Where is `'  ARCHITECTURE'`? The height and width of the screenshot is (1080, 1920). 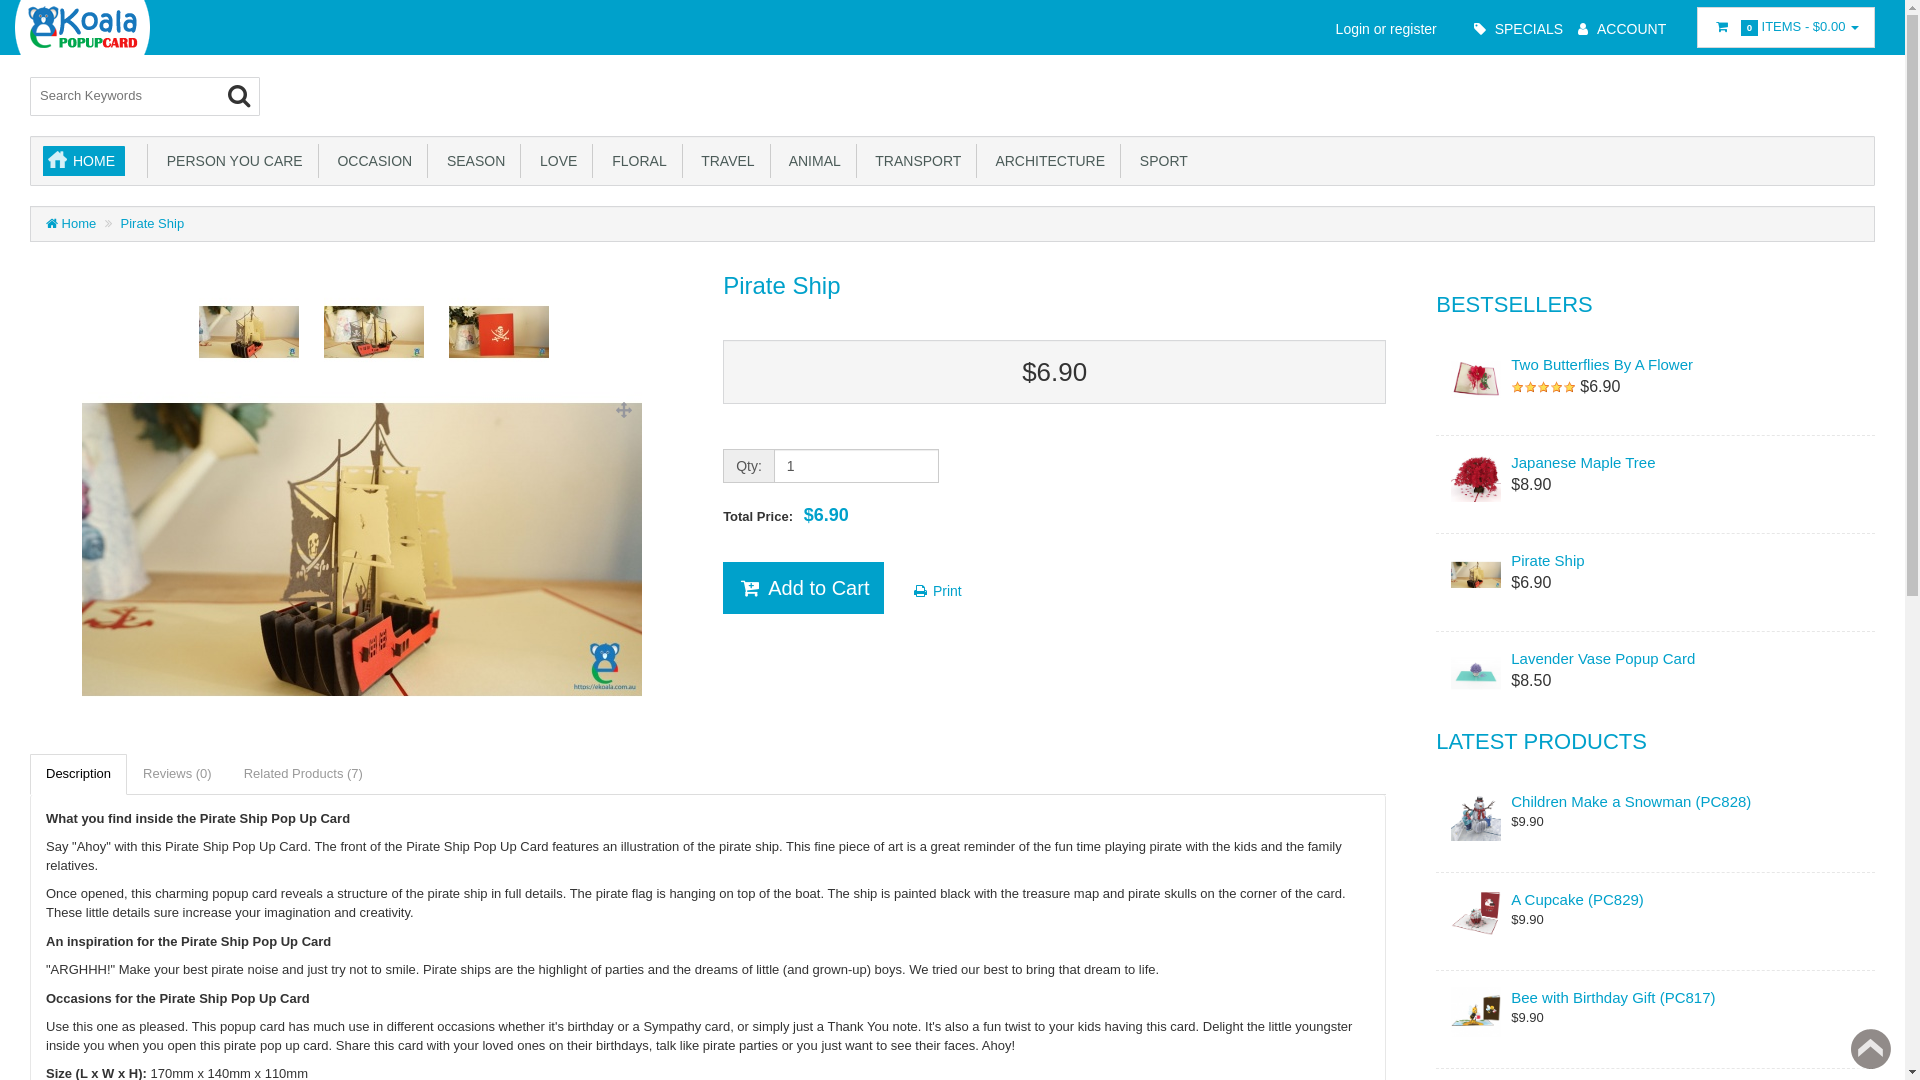
'  ARCHITECTURE' is located at coordinates (1048, 160).